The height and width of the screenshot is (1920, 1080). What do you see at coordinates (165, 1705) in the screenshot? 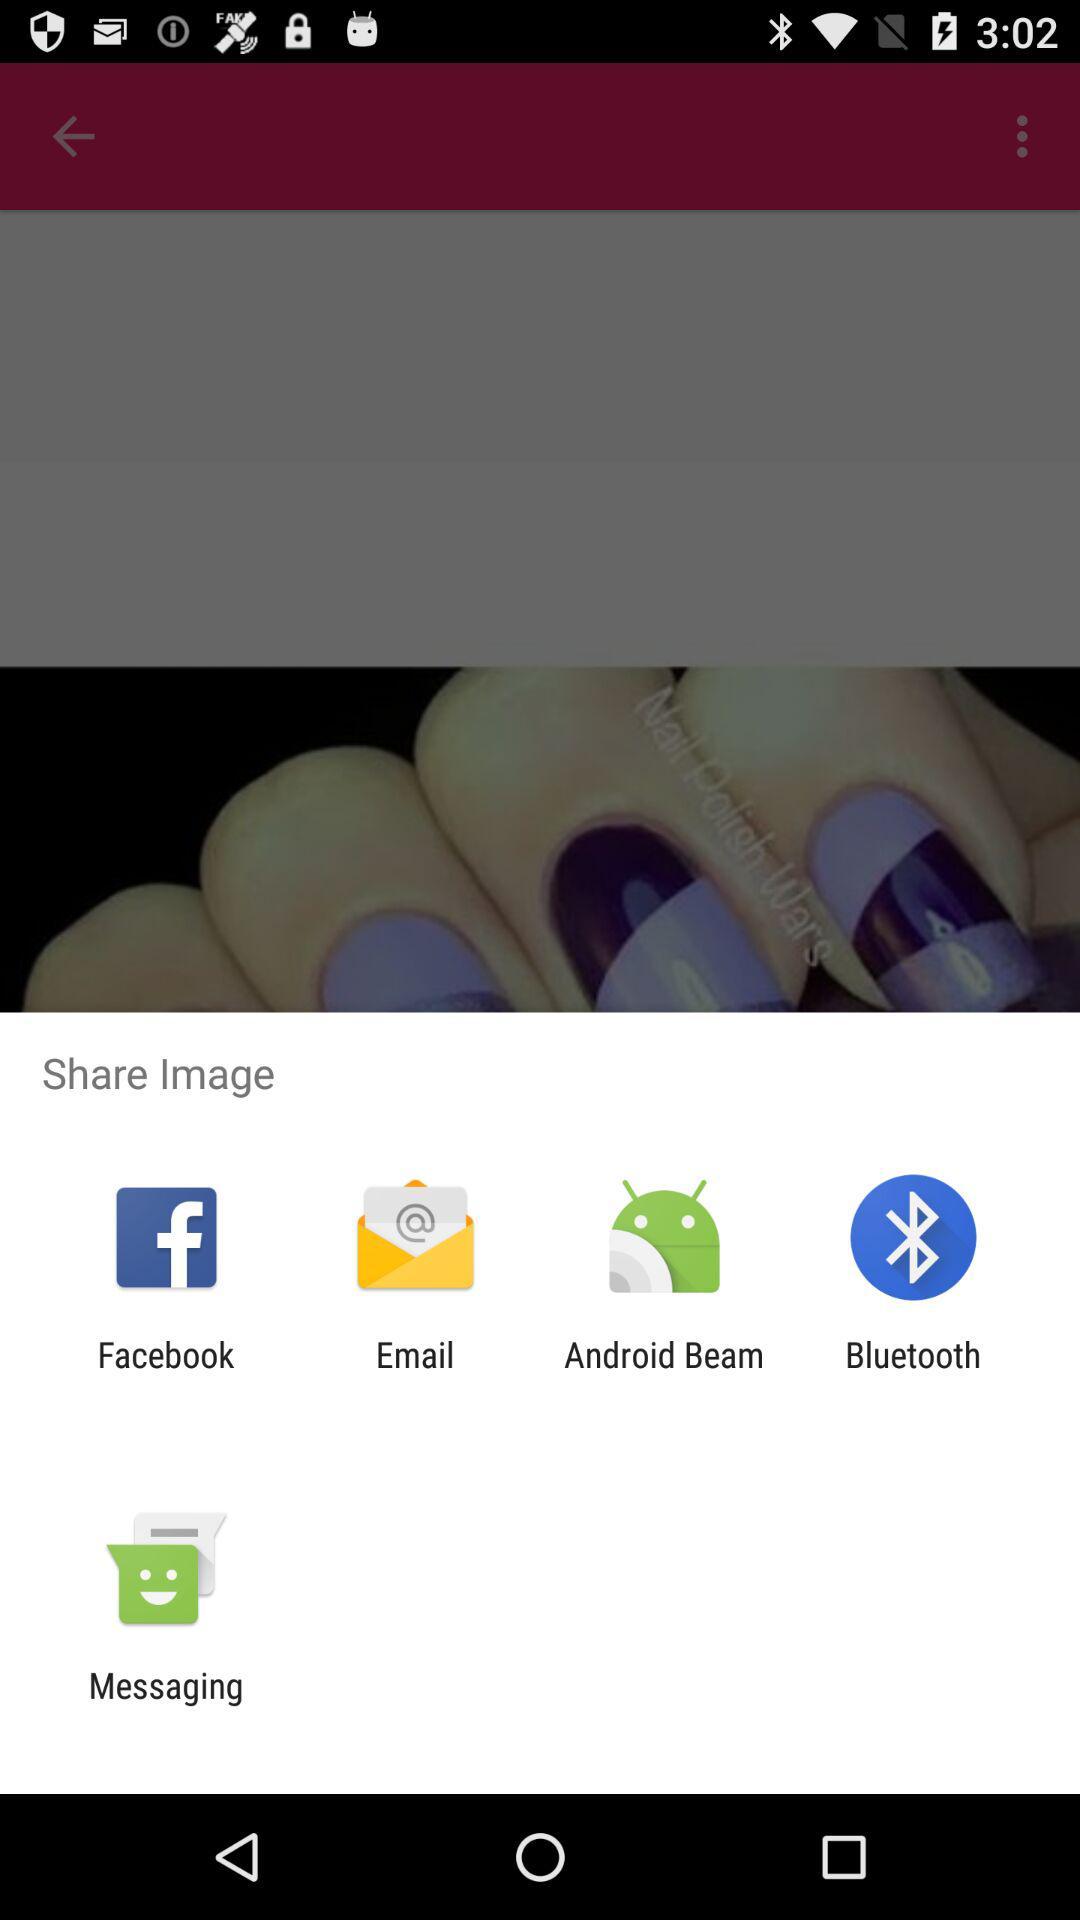
I see `messaging app` at bounding box center [165, 1705].